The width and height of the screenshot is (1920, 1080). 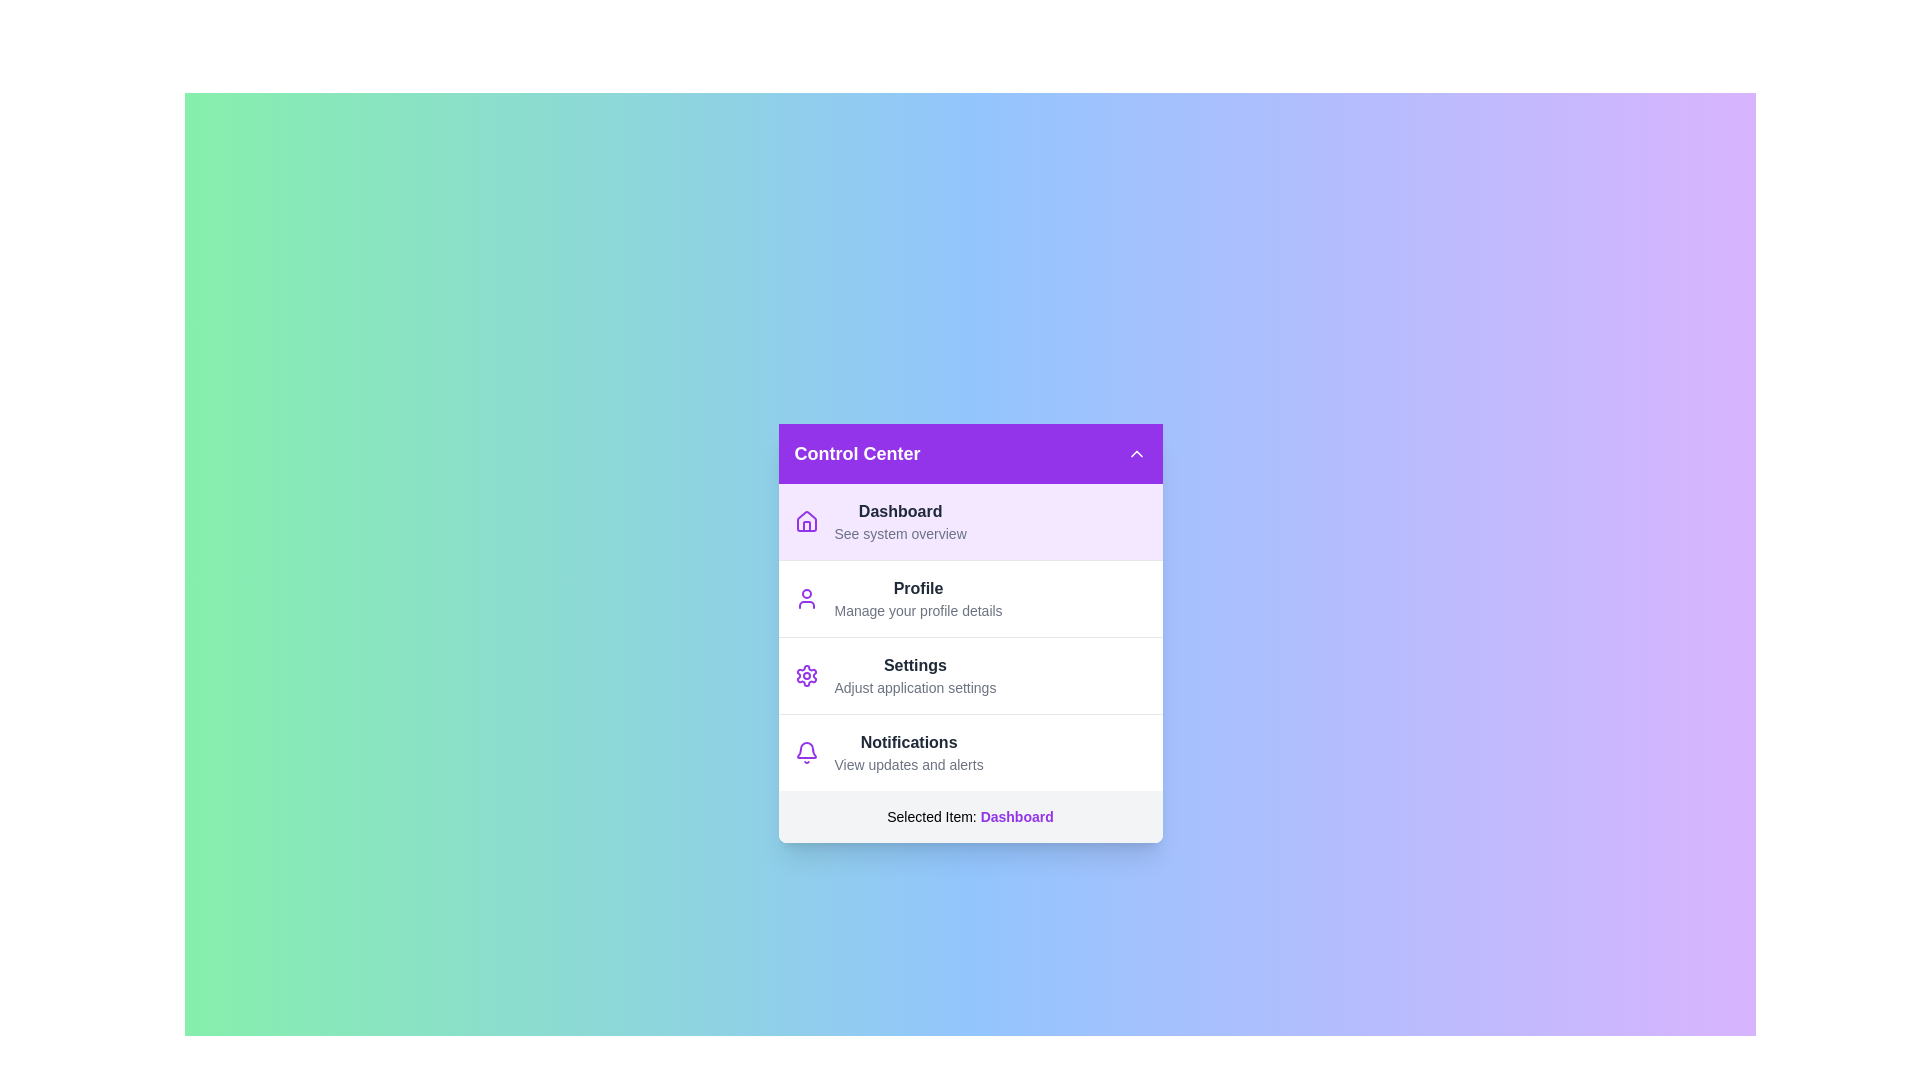 I want to click on the toggle button in the header to toggle the menu visibility, so click(x=1136, y=453).